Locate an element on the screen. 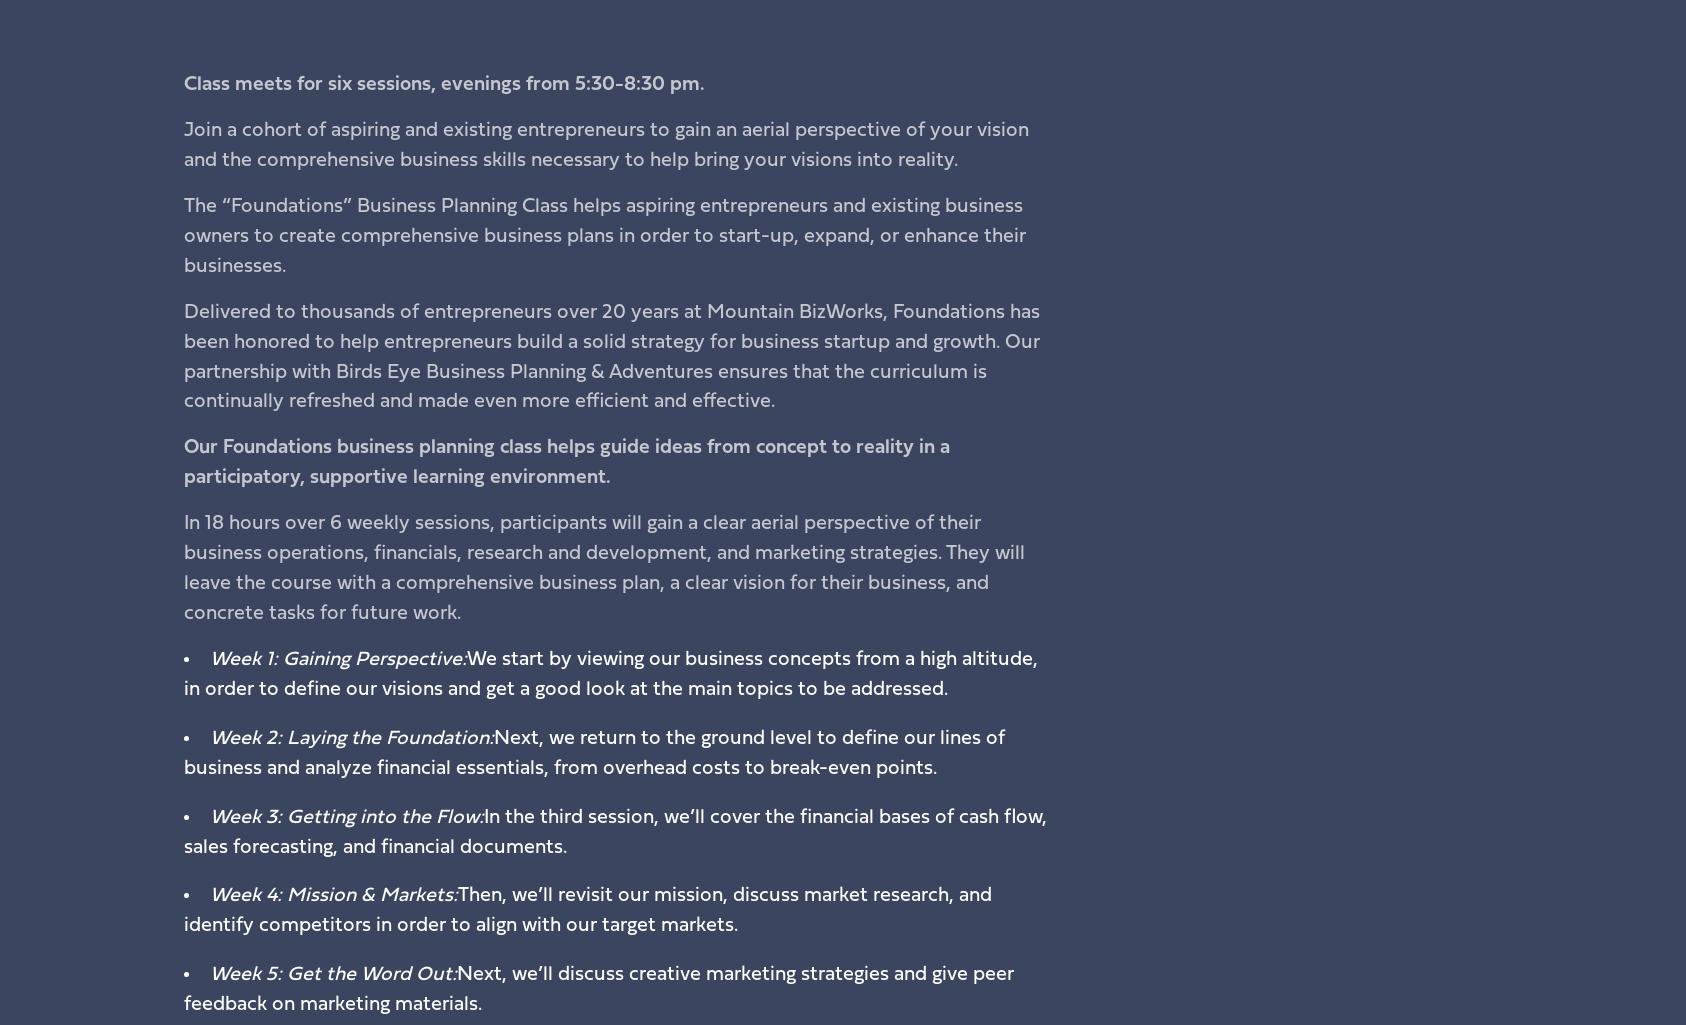 The width and height of the screenshot is (1686, 1025). 'Week 4: Mission & Markets:' is located at coordinates (331, 894).